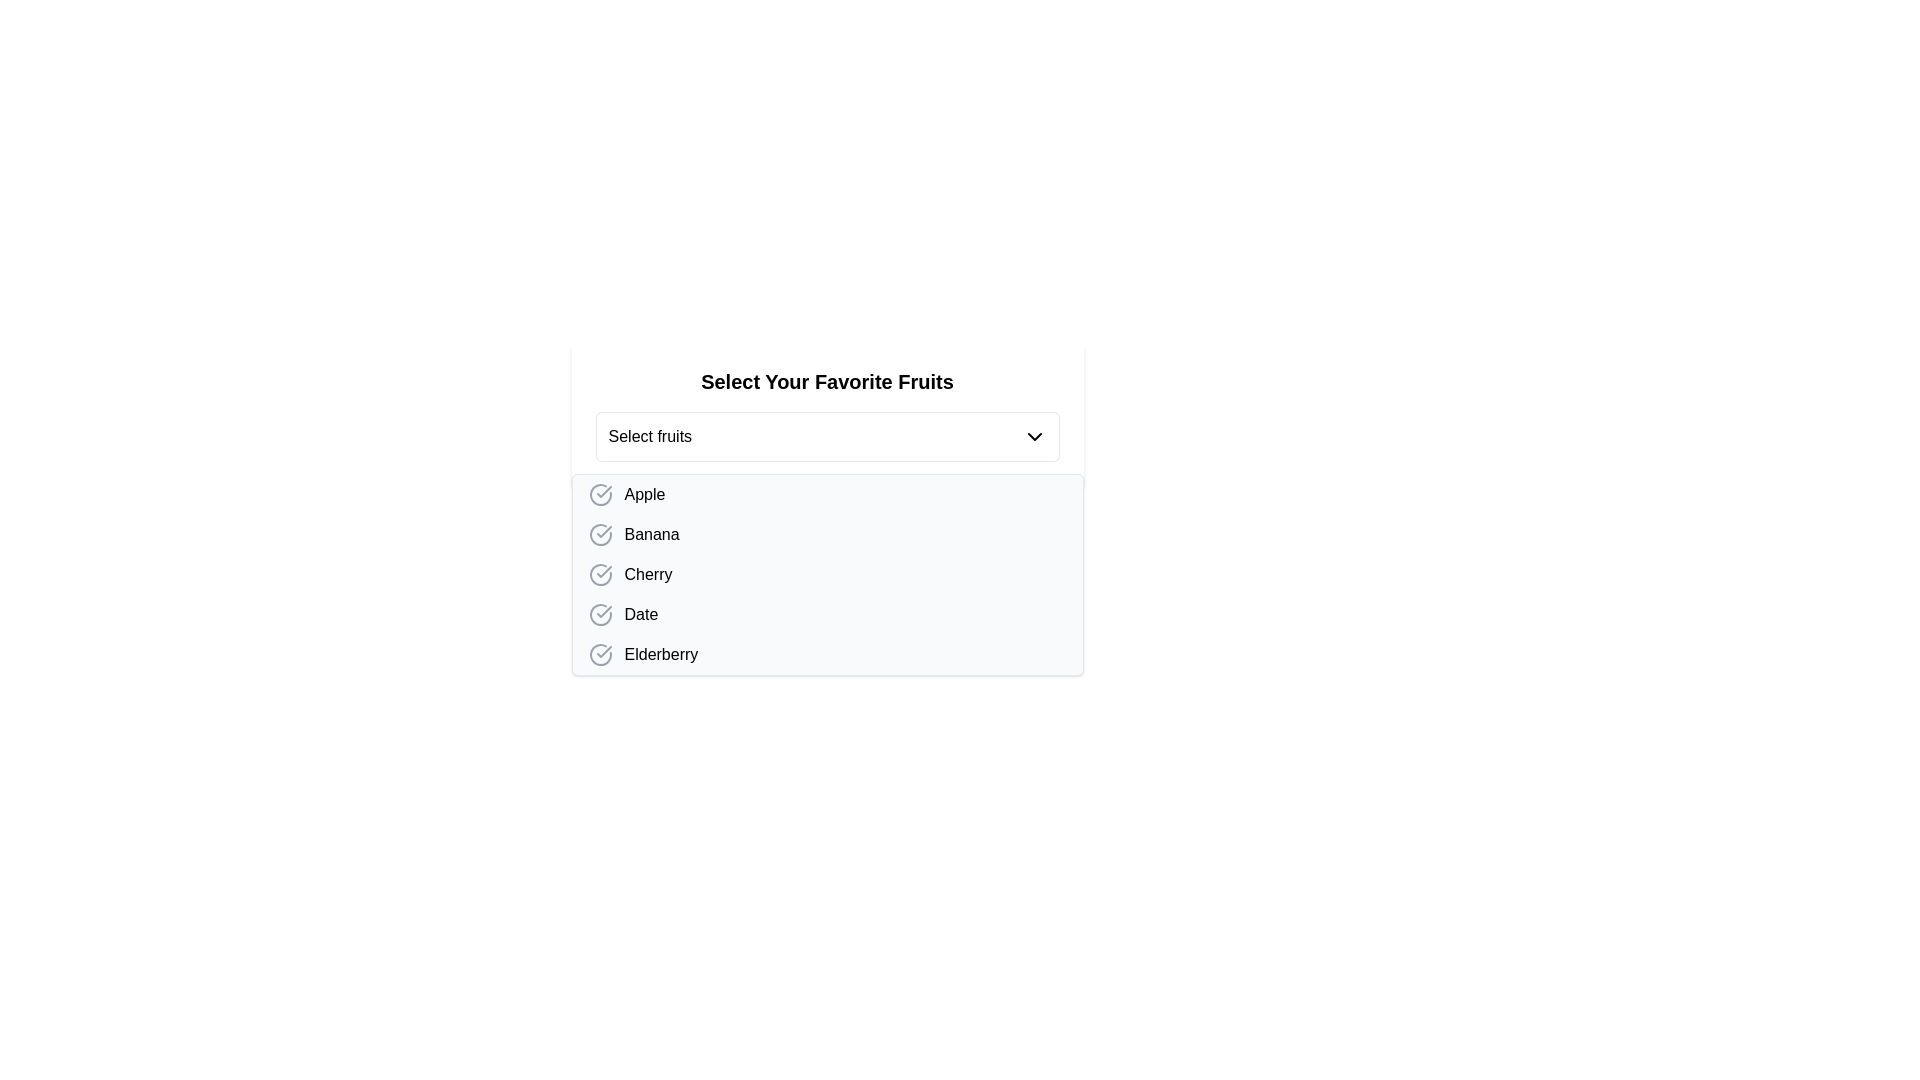 This screenshot has width=1920, height=1080. I want to click on text label element displaying 'Select fruits', which is located within a dropdown menu selector, positioned to the left of a downwards-facing chevron icon, so click(650, 435).